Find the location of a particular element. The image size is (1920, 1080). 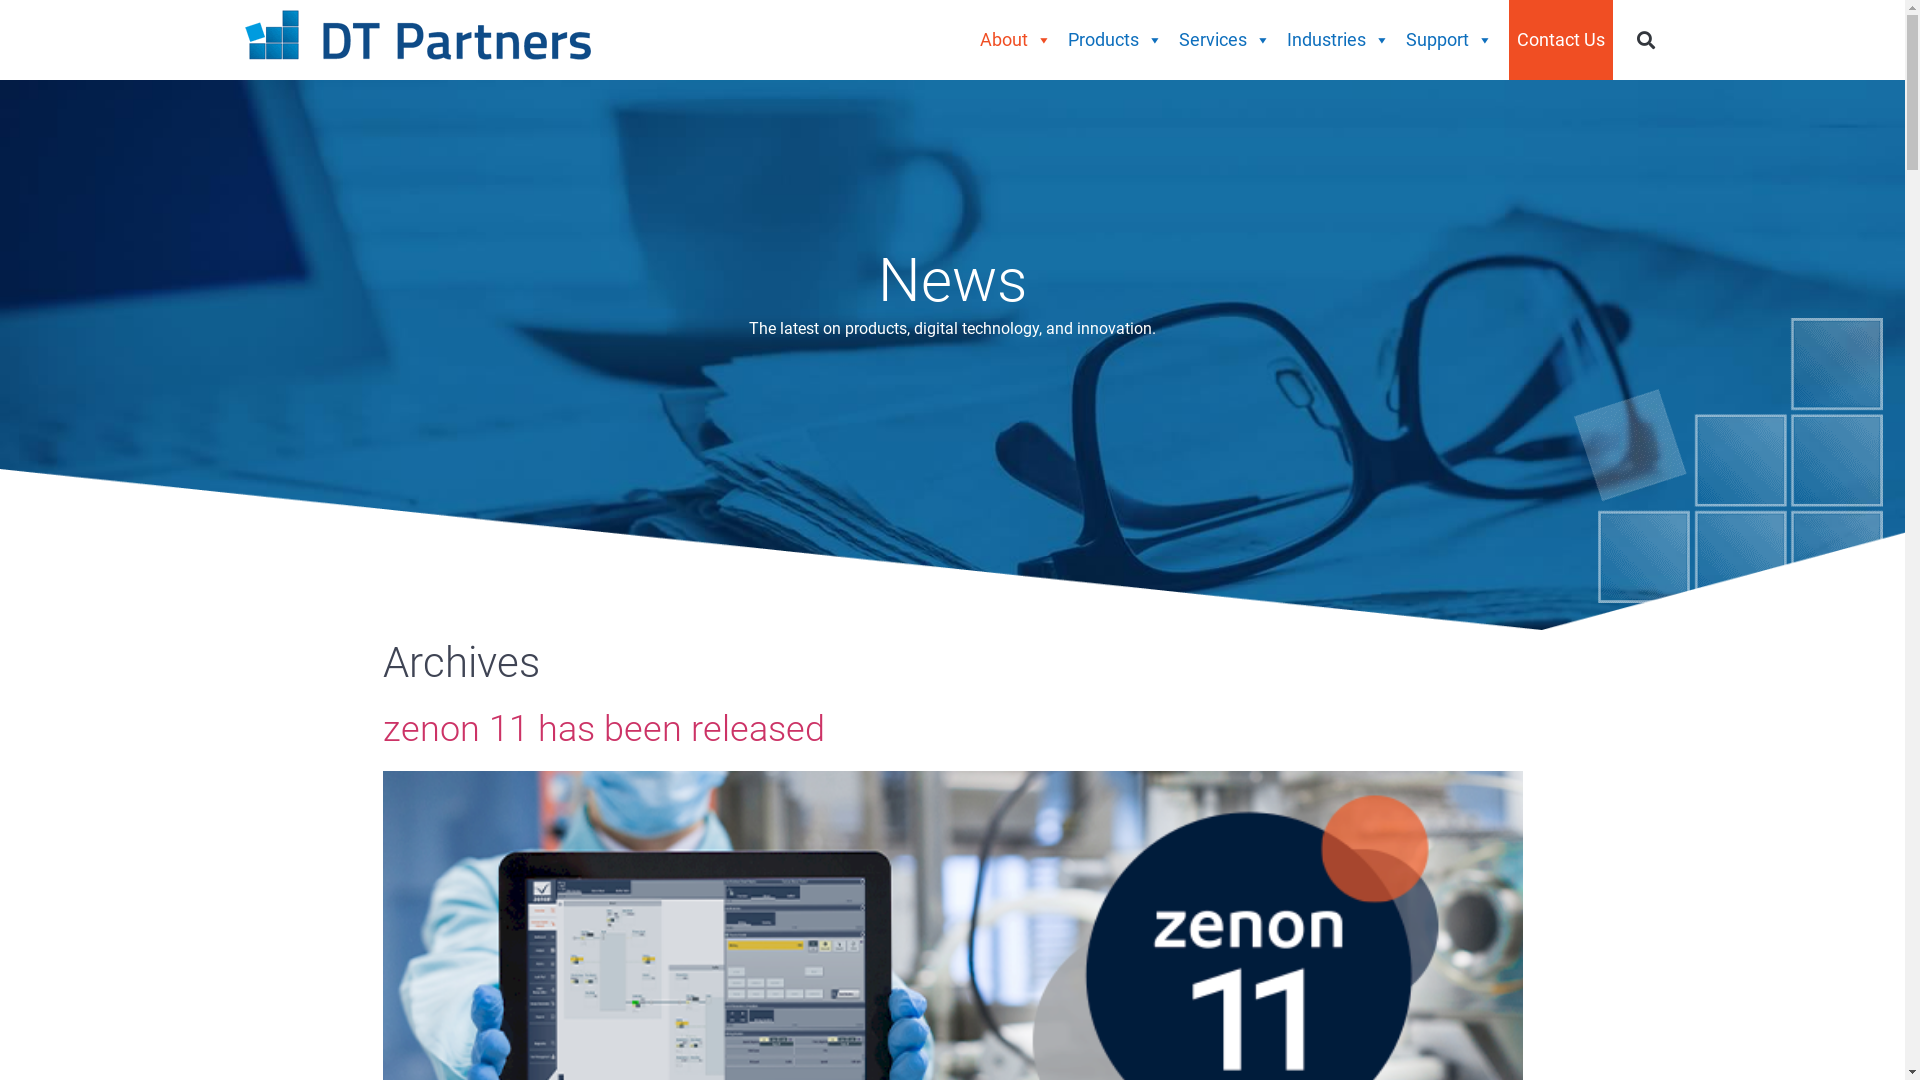

'About' is located at coordinates (1016, 39).